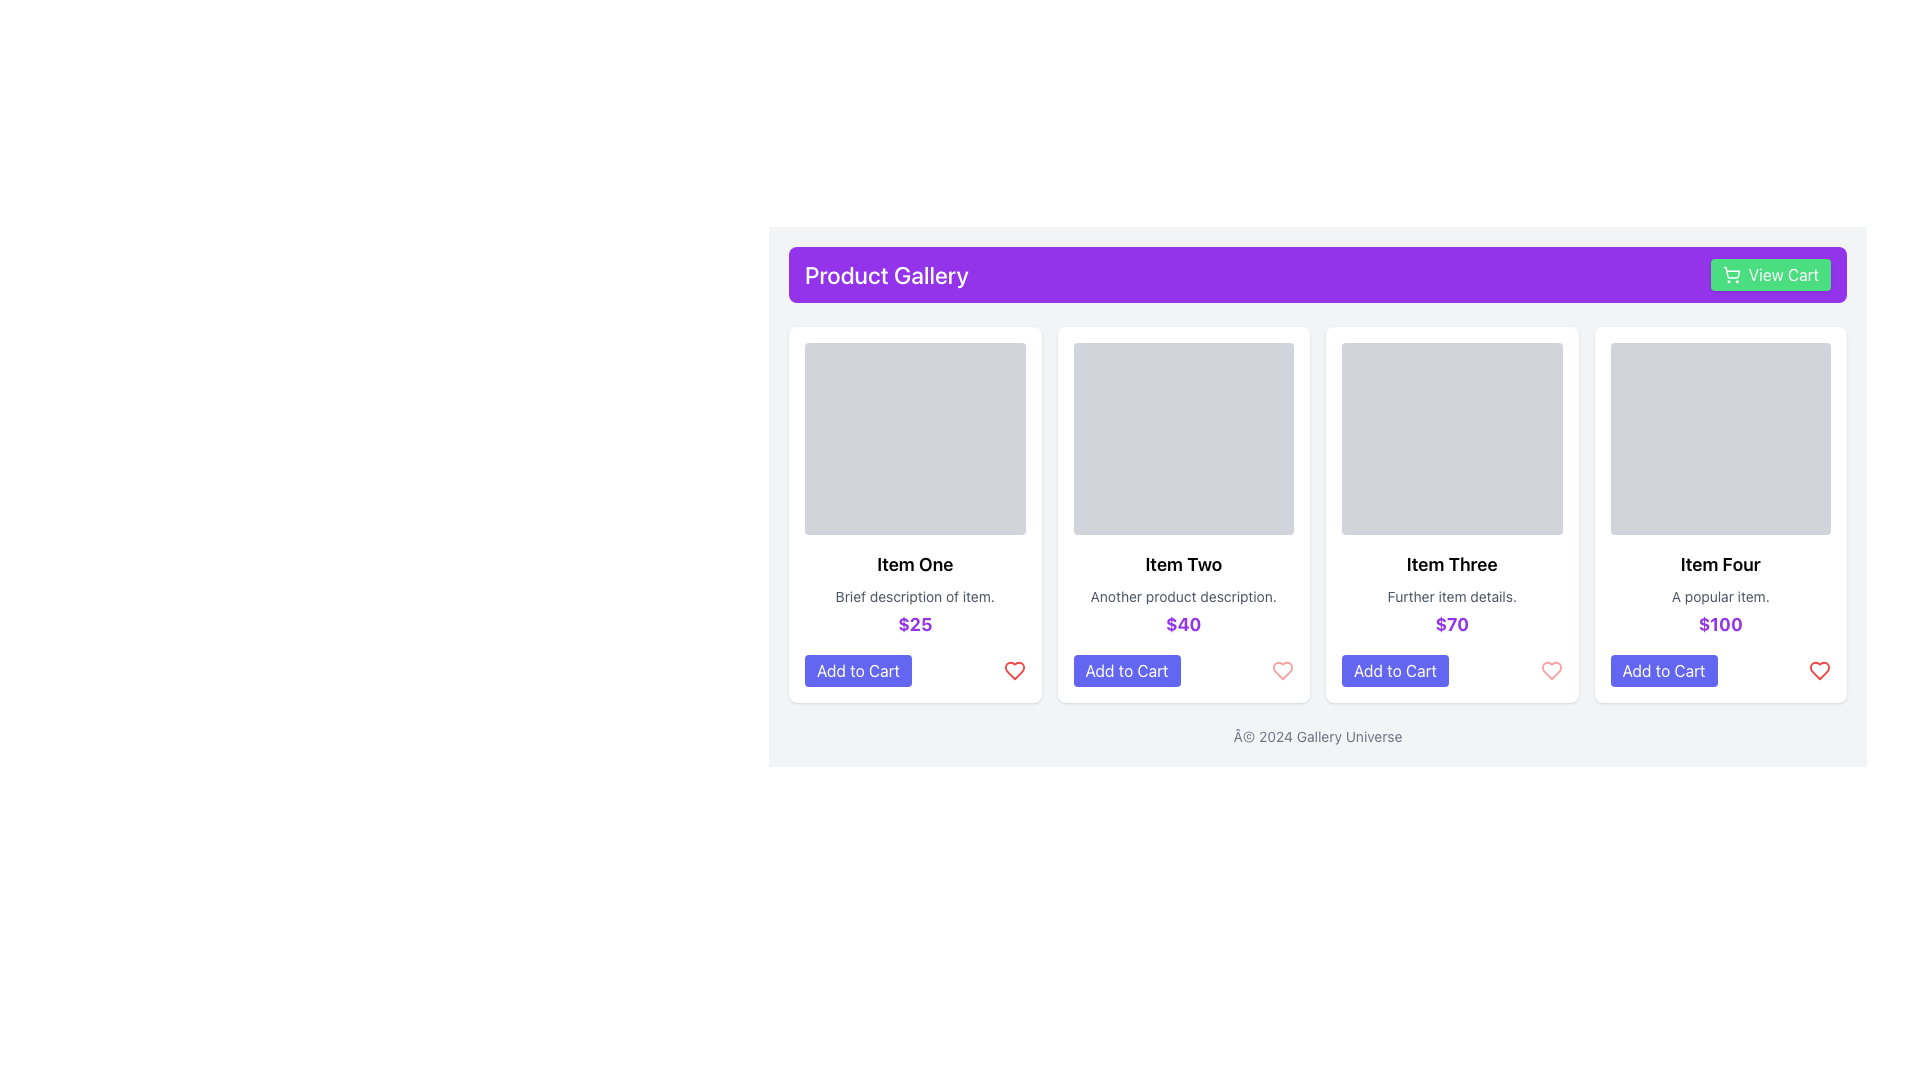  What do you see at coordinates (1127, 671) in the screenshot?
I see `the 'Add to Cart' button with white text on a purple background located at the bottom center of 'Item Two' in the product gallery` at bounding box center [1127, 671].